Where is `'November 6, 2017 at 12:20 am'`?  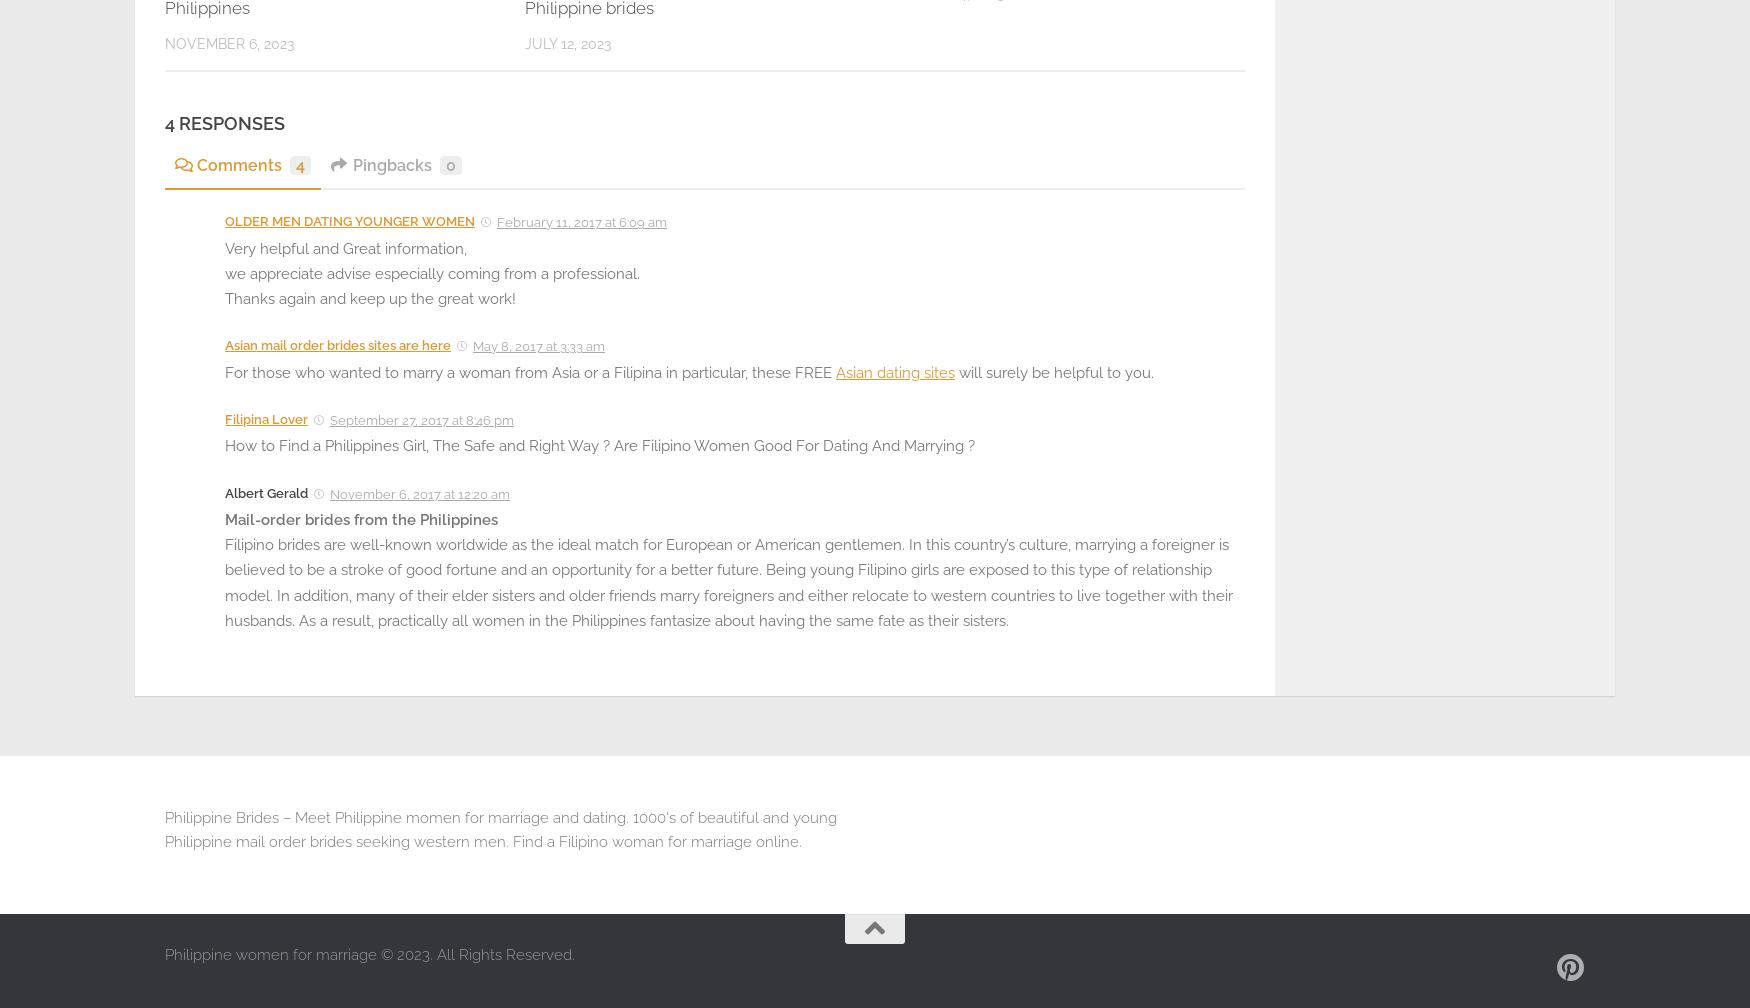
'November 6, 2017 at 12:20 am' is located at coordinates (419, 493).